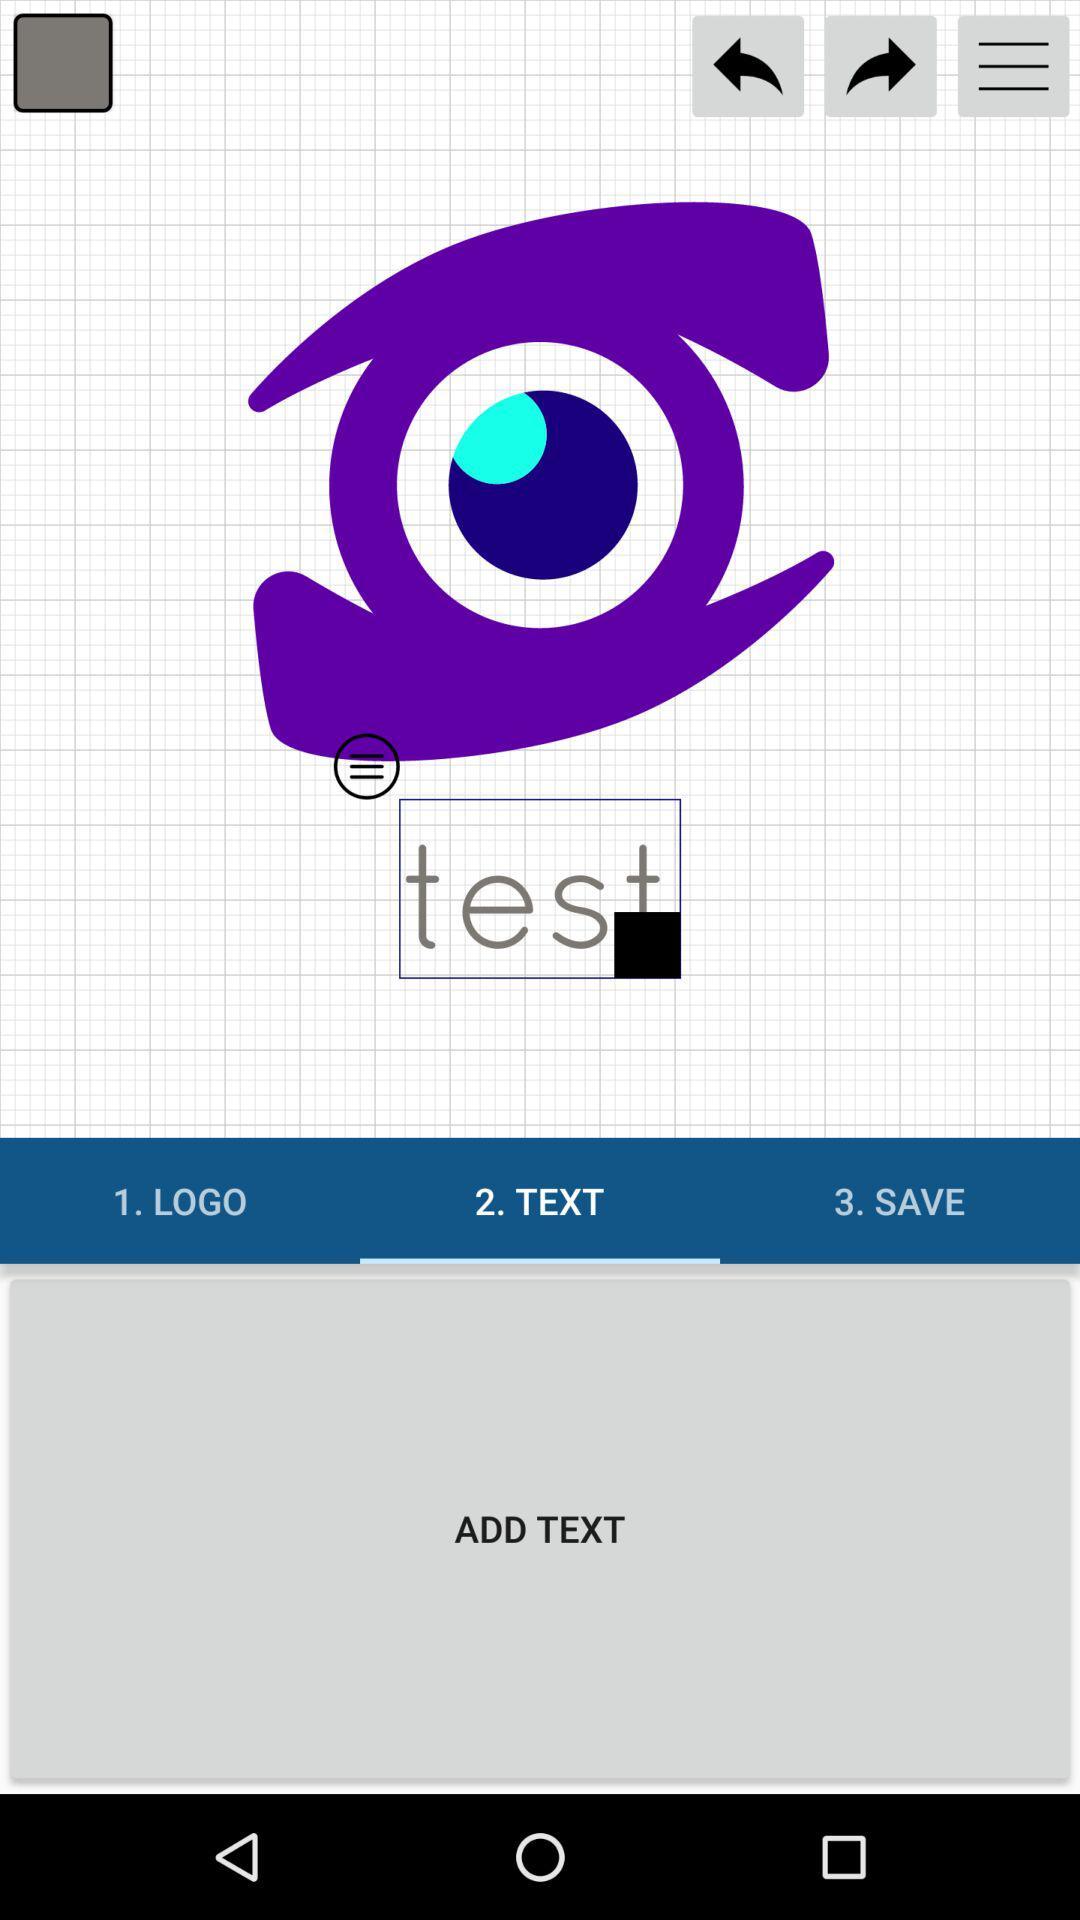 The width and height of the screenshot is (1080, 1920). Describe the element at coordinates (1013, 66) in the screenshot. I see `the menu icon` at that location.